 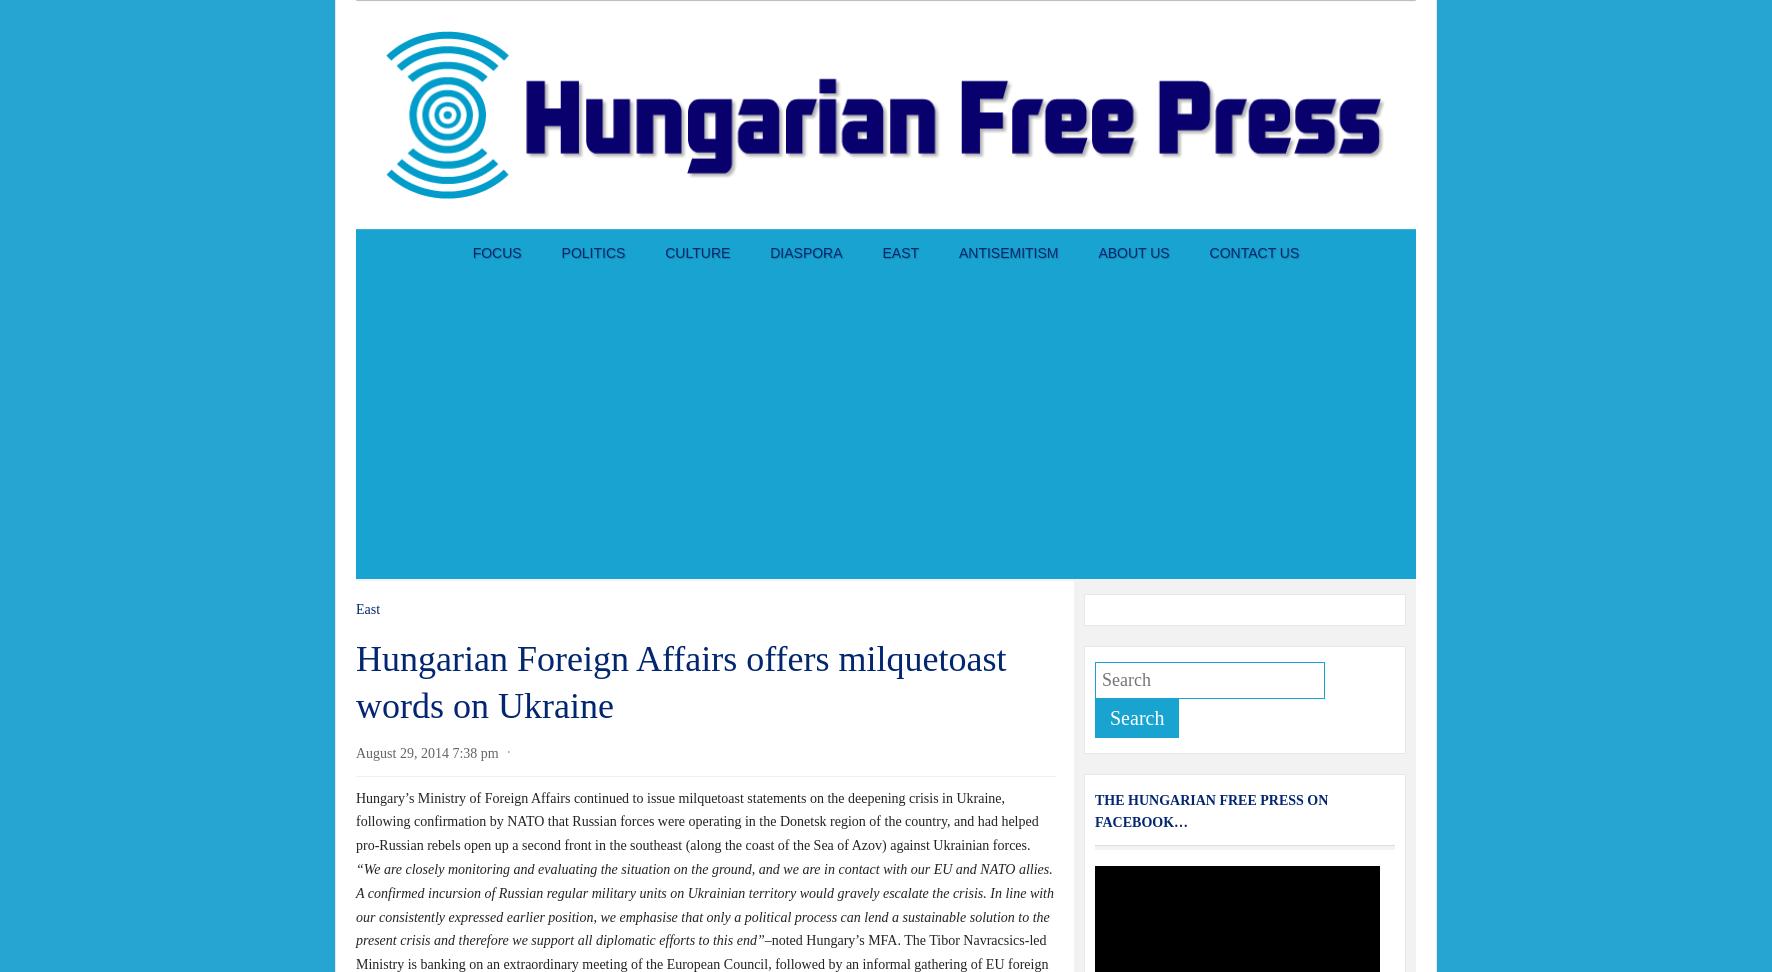 What do you see at coordinates (427, 752) in the screenshot?
I see `'August 29, 2014 7:38 pm'` at bounding box center [427, 752].